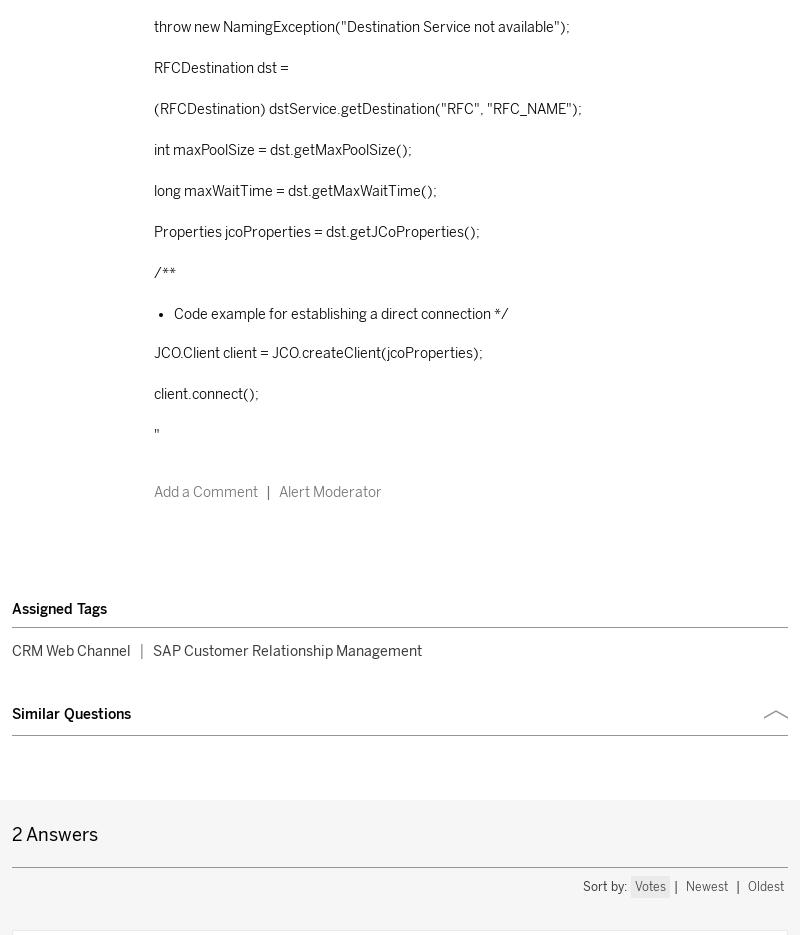 The image size is (800, 935). I want to click on '"', so click(156, 433).